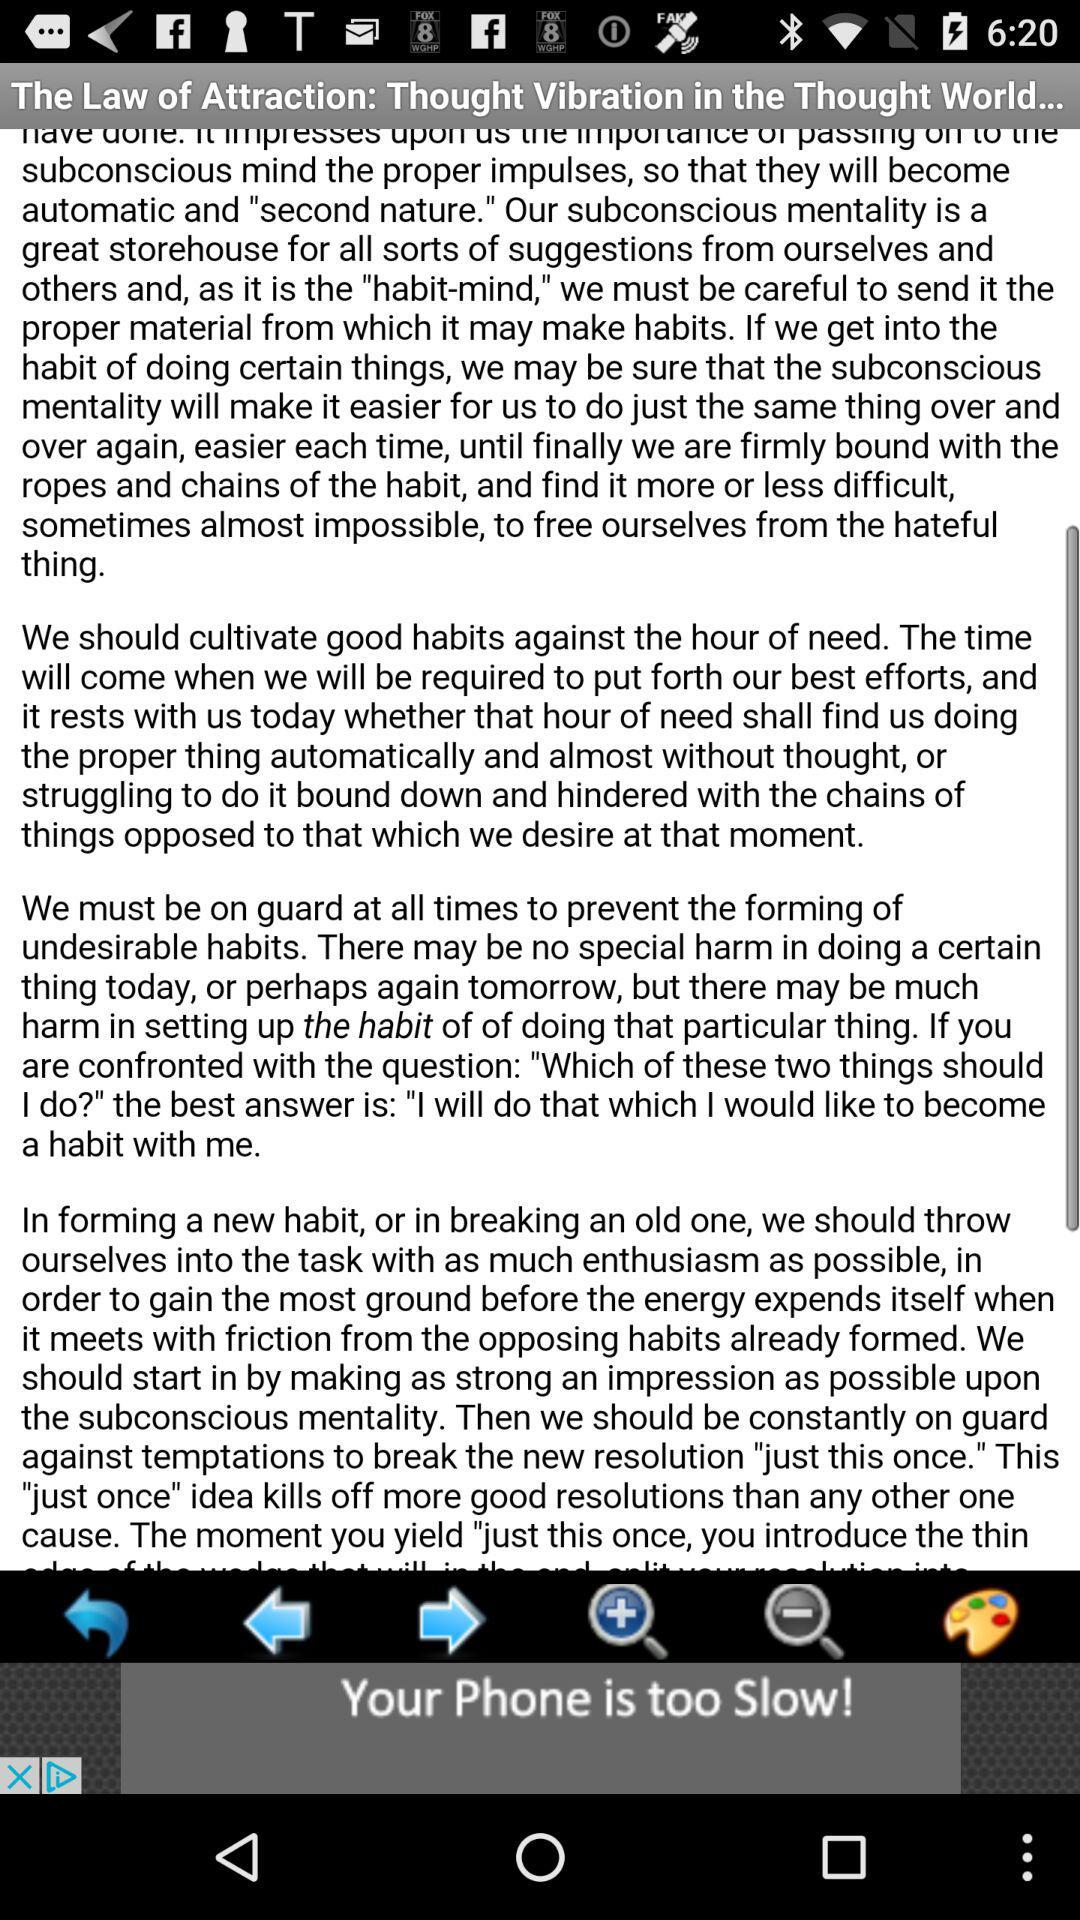  What do you see at coordinates (98, 1621) in the screenshot?
I see `previous` at bounding box center [98, 1621].